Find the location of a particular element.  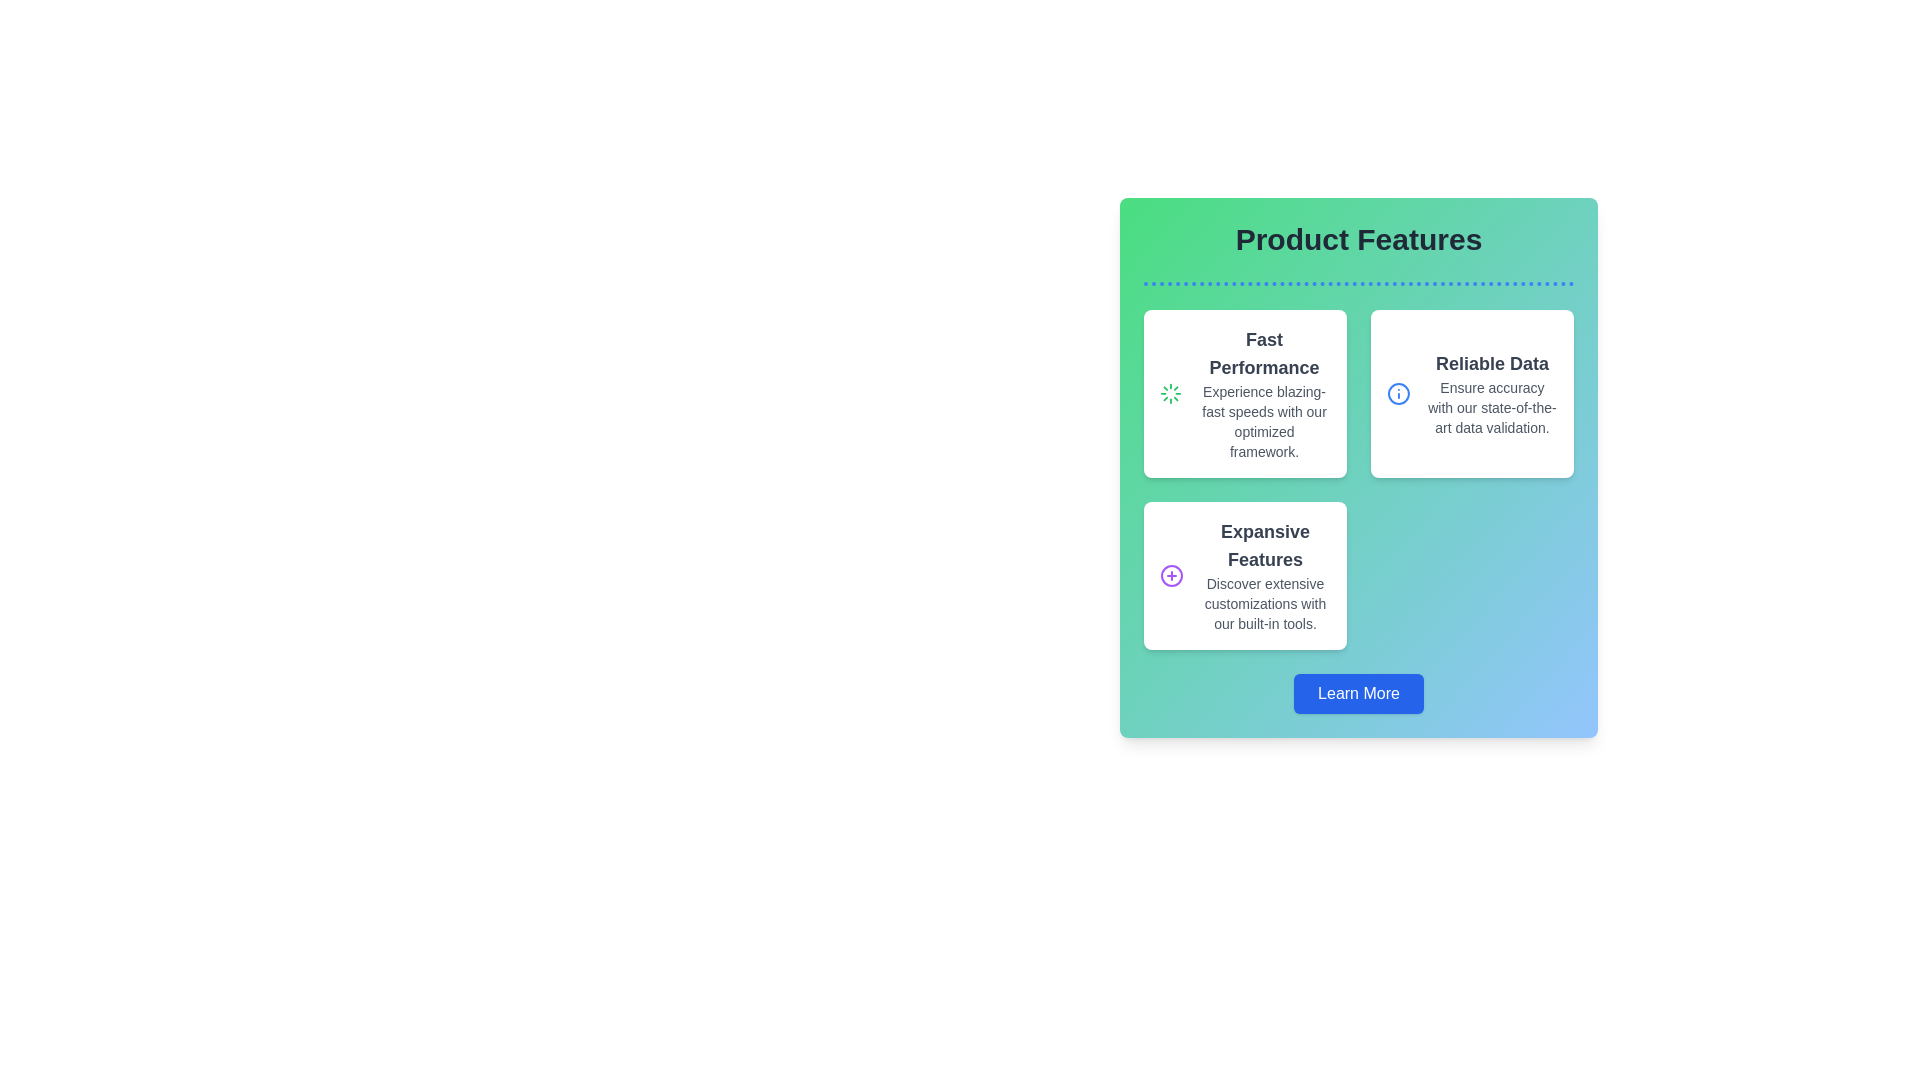

text label that states 'Experience blazing-fast speeds with our optimized framework.' located under the bold title 'Fast Performance' within the top-left card of the feature section titled 'Product Features' is located at coordinates (1263, 420).